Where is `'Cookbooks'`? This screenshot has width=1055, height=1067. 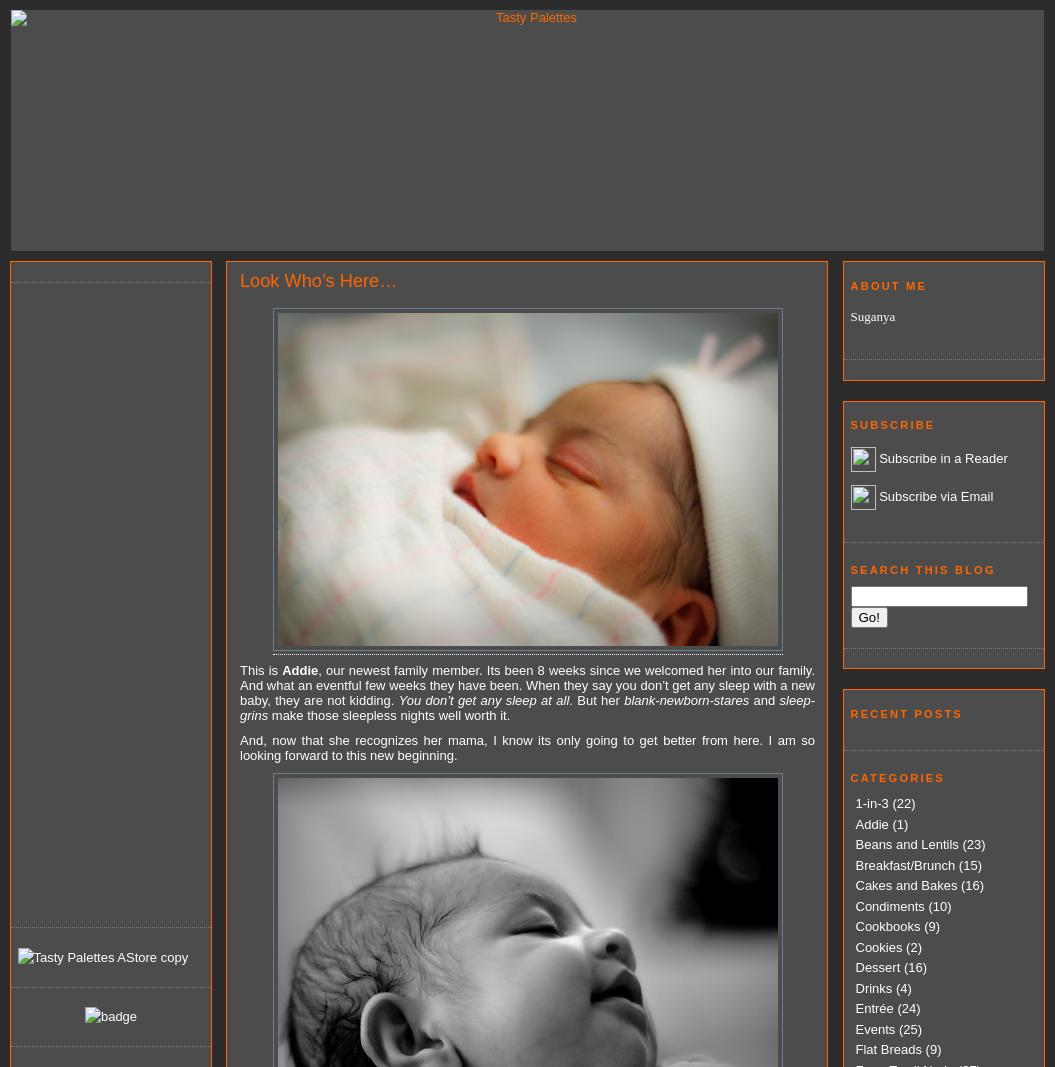 'Cookbooks' is located at coordinates (886, 926).